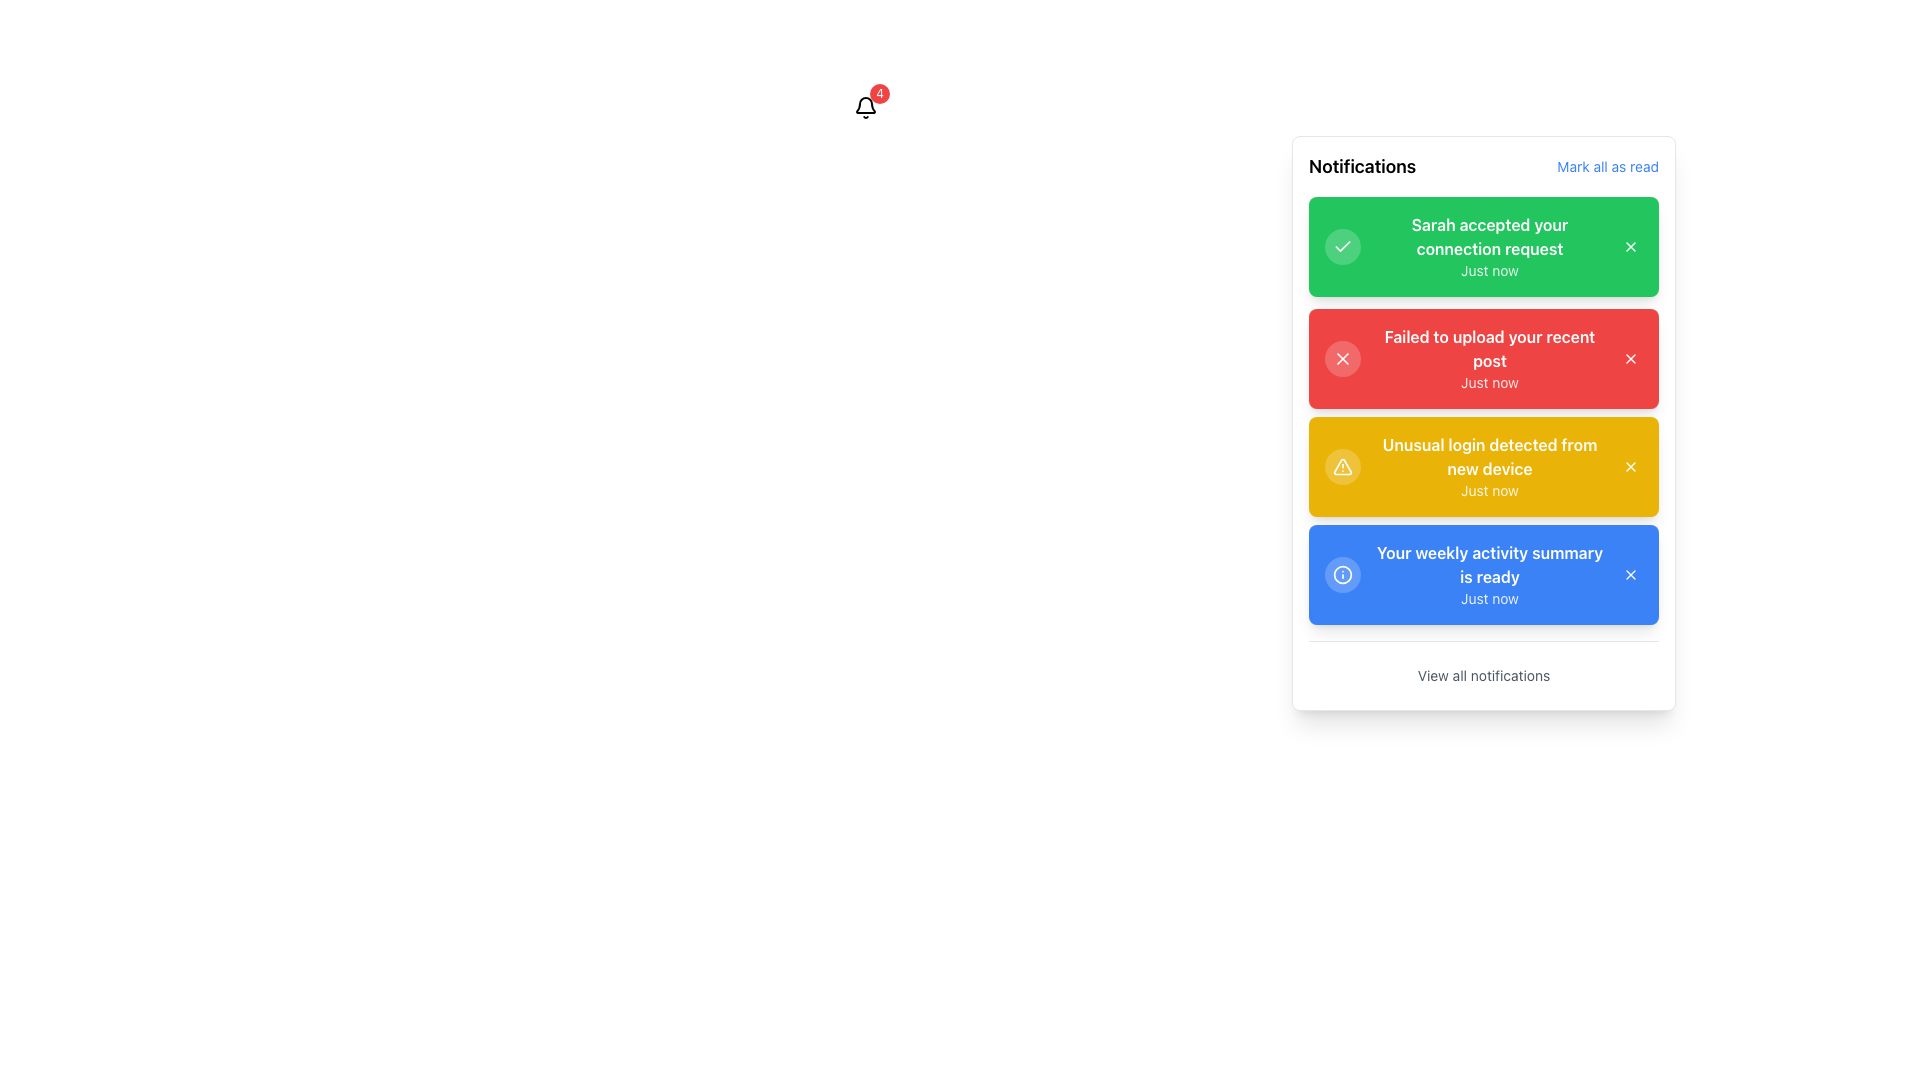  I want to click on the positive acknowledgment icon located in the top-left corner of the green notification entry indicating 'Sarah accepted your connection request.', so click(1343, 245).